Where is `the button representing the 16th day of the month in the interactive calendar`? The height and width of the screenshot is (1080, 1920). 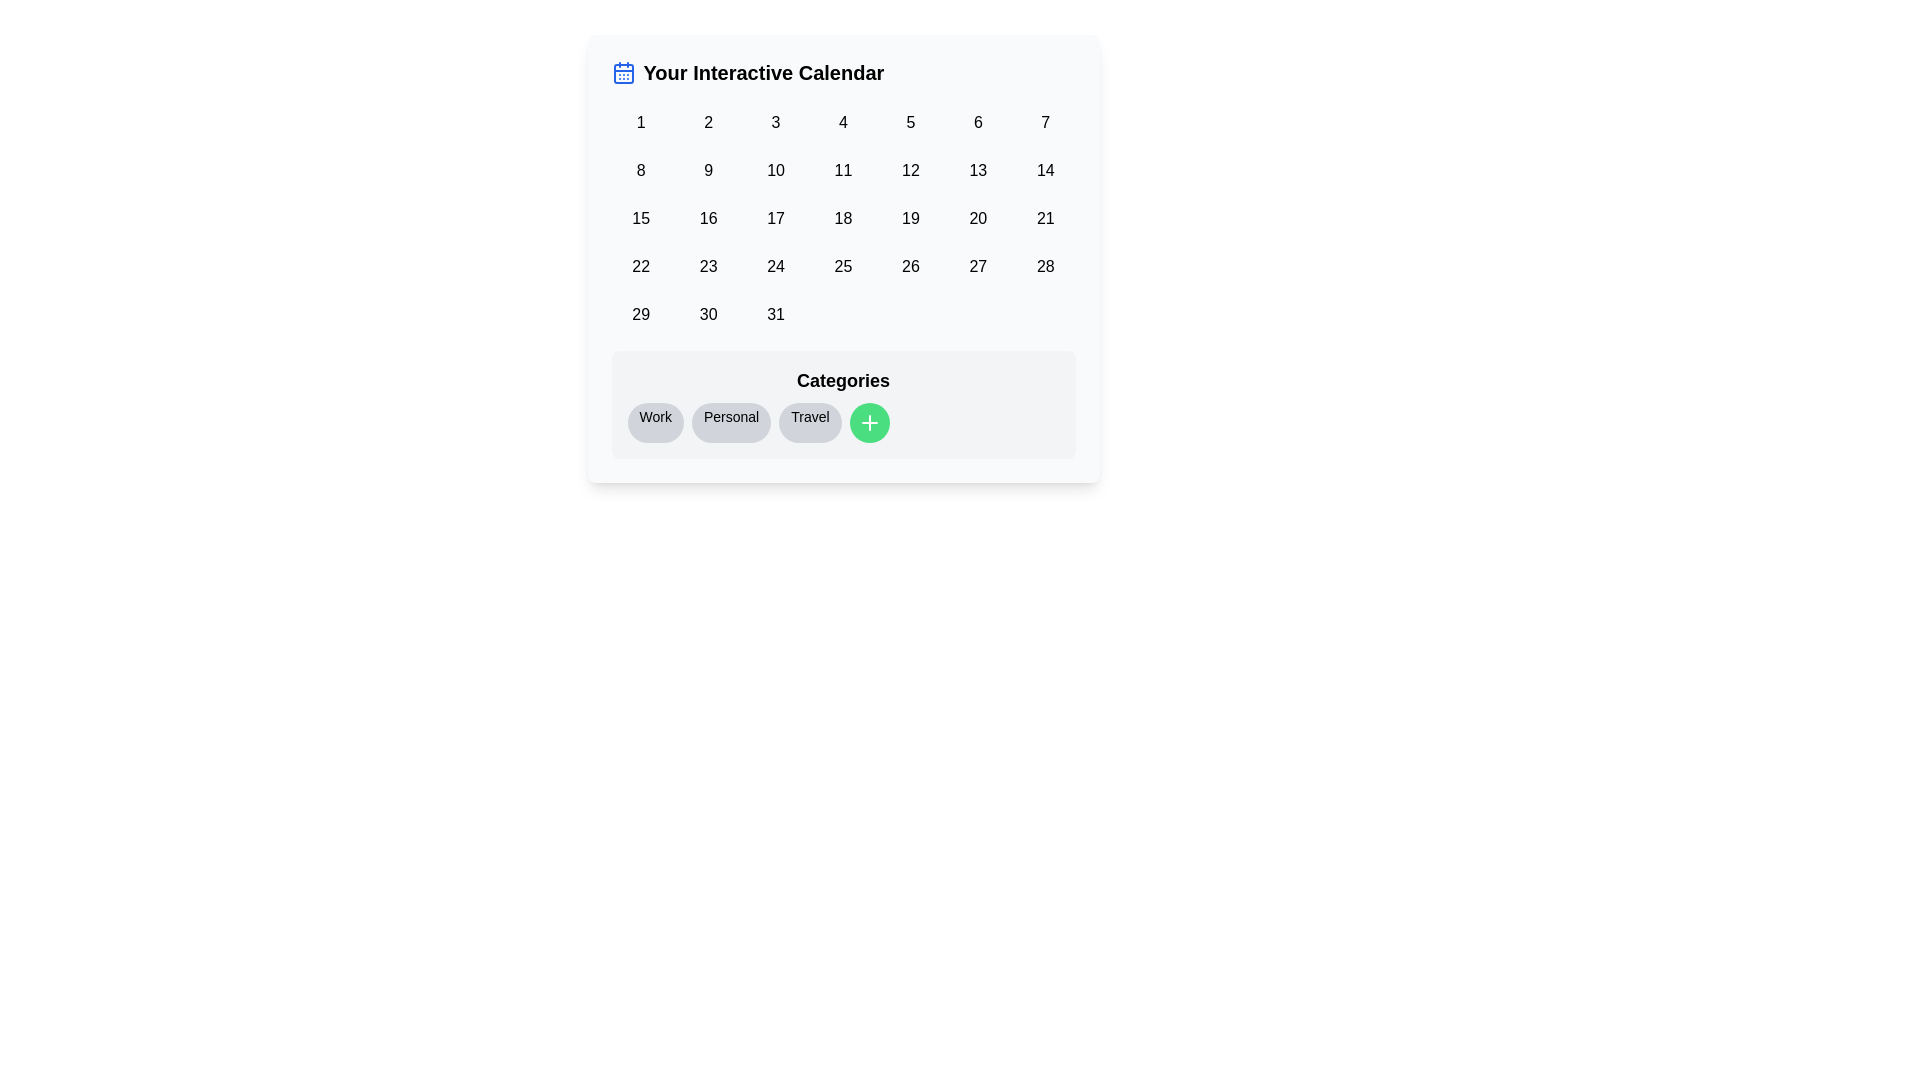
the button representing the 16th day of the month in the interactive calendar is located at coordinates (708, 219).